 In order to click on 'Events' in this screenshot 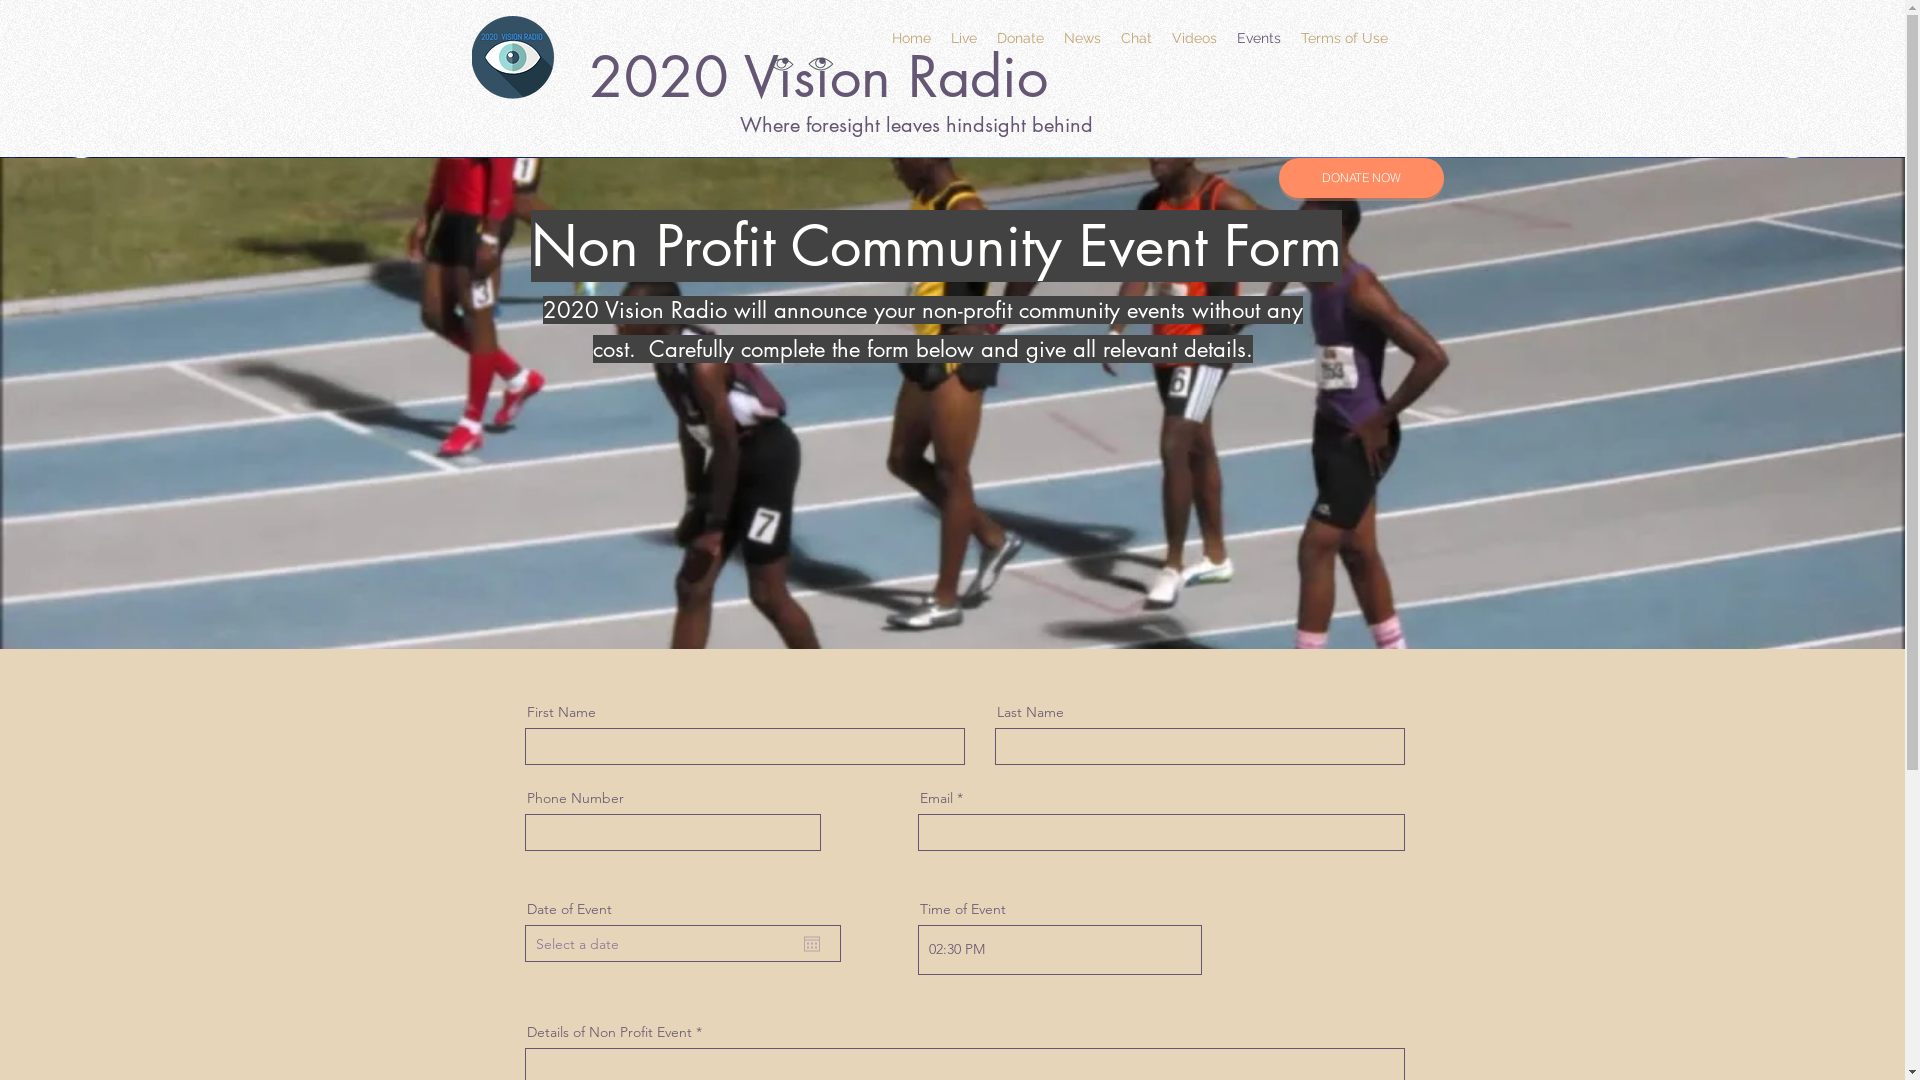, I will do `click(1256, 38)`.